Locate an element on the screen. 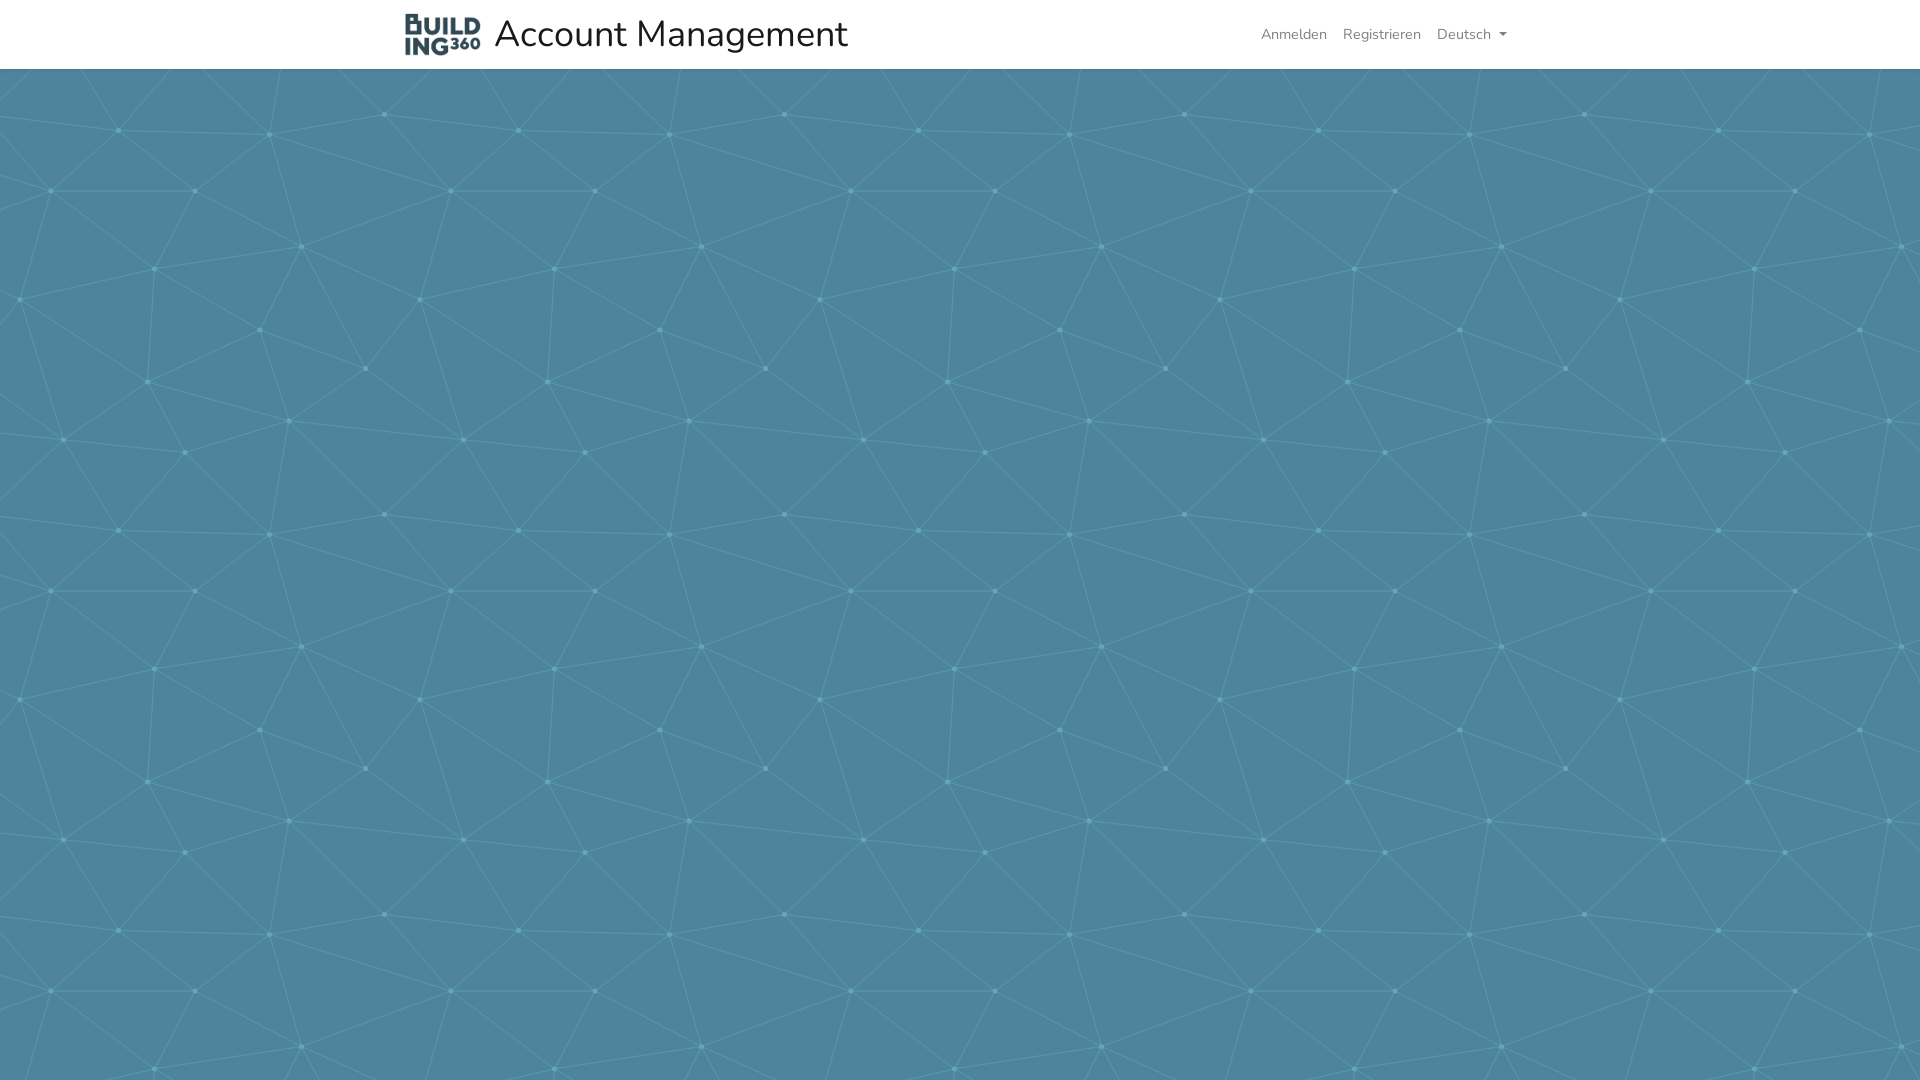 The image size is (1920, 1080). 'Anmelden' is located at coordinates (1294, 34).